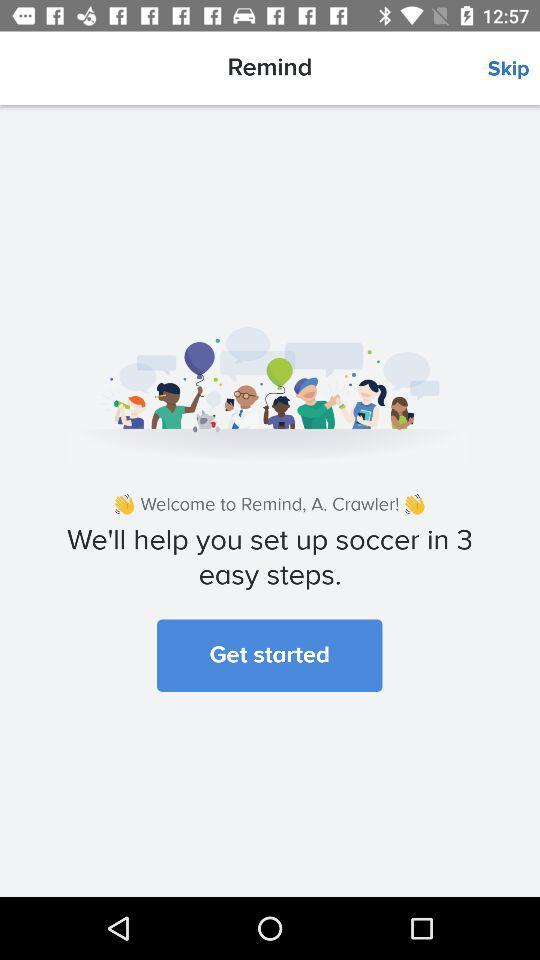  I want to click on the item above the welcome to remind, so click(513, 69).